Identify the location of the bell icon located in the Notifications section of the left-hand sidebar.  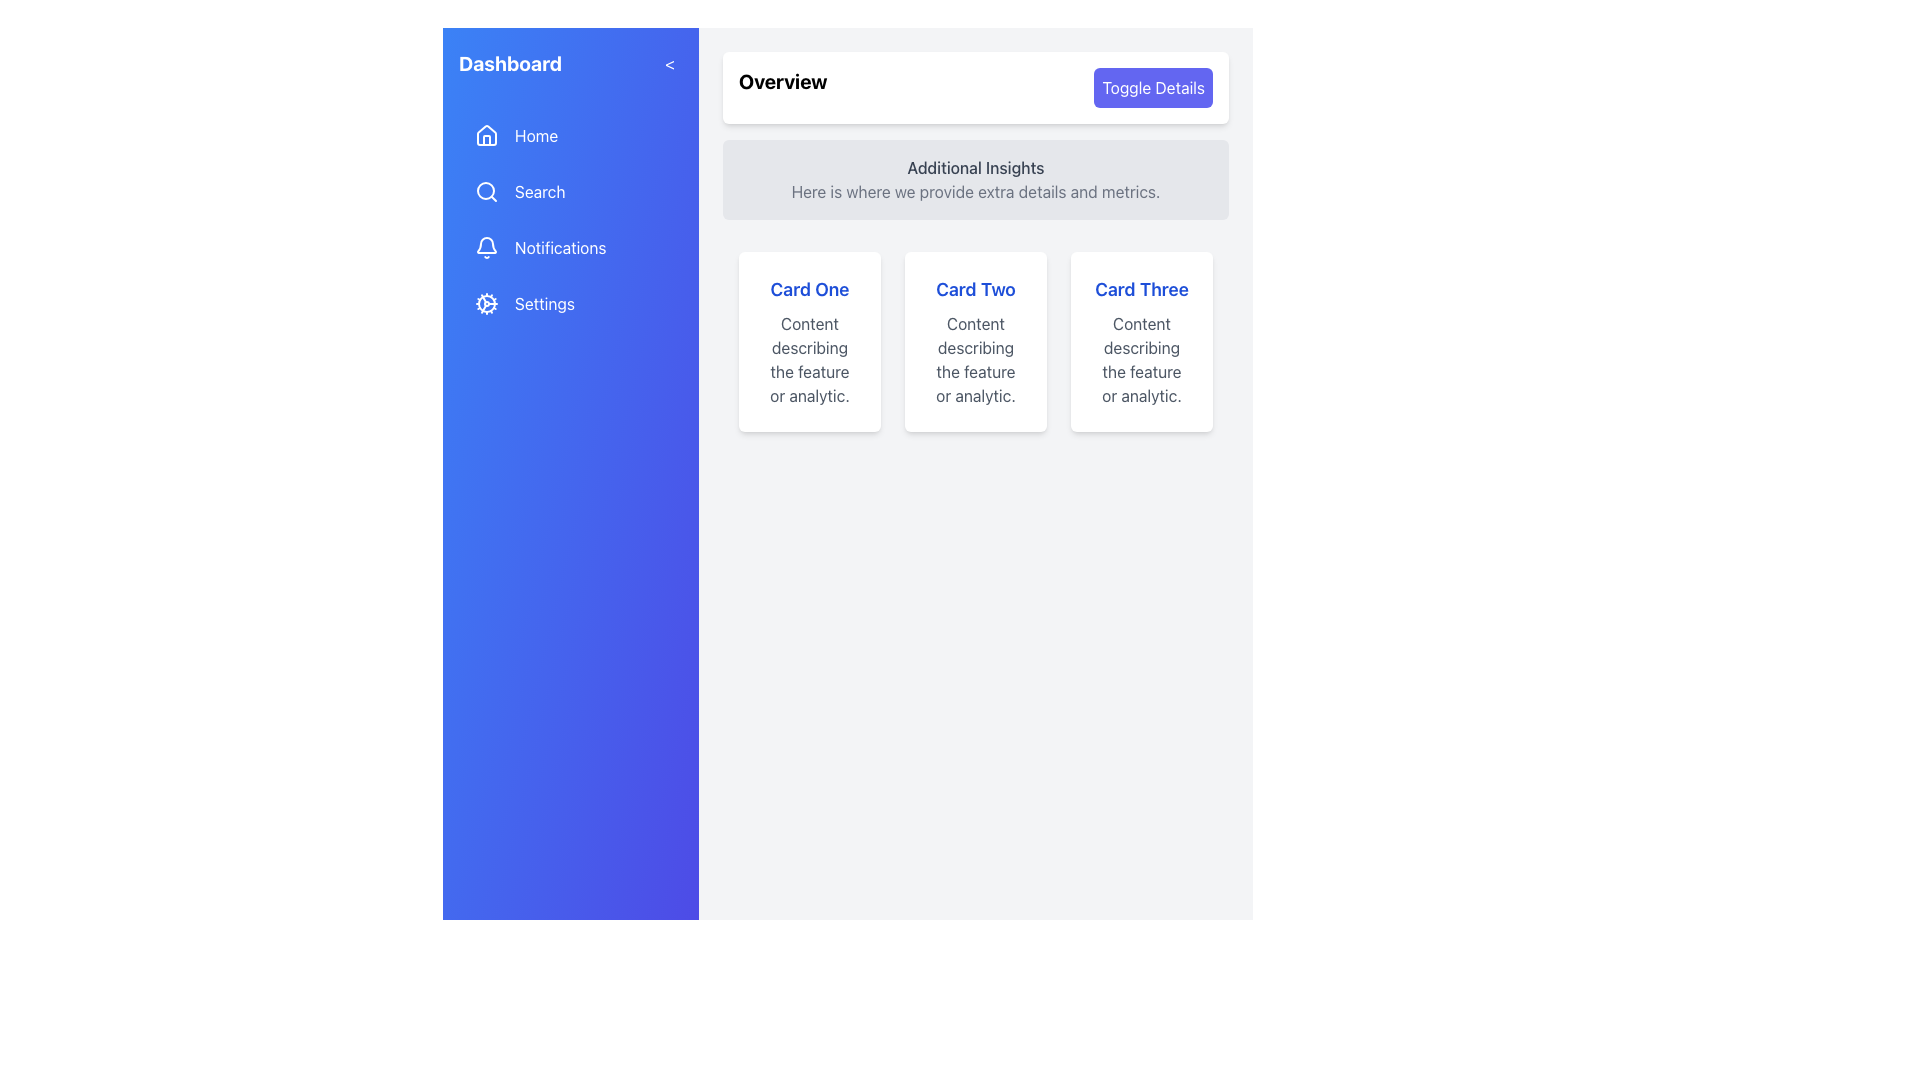
(486, 246).